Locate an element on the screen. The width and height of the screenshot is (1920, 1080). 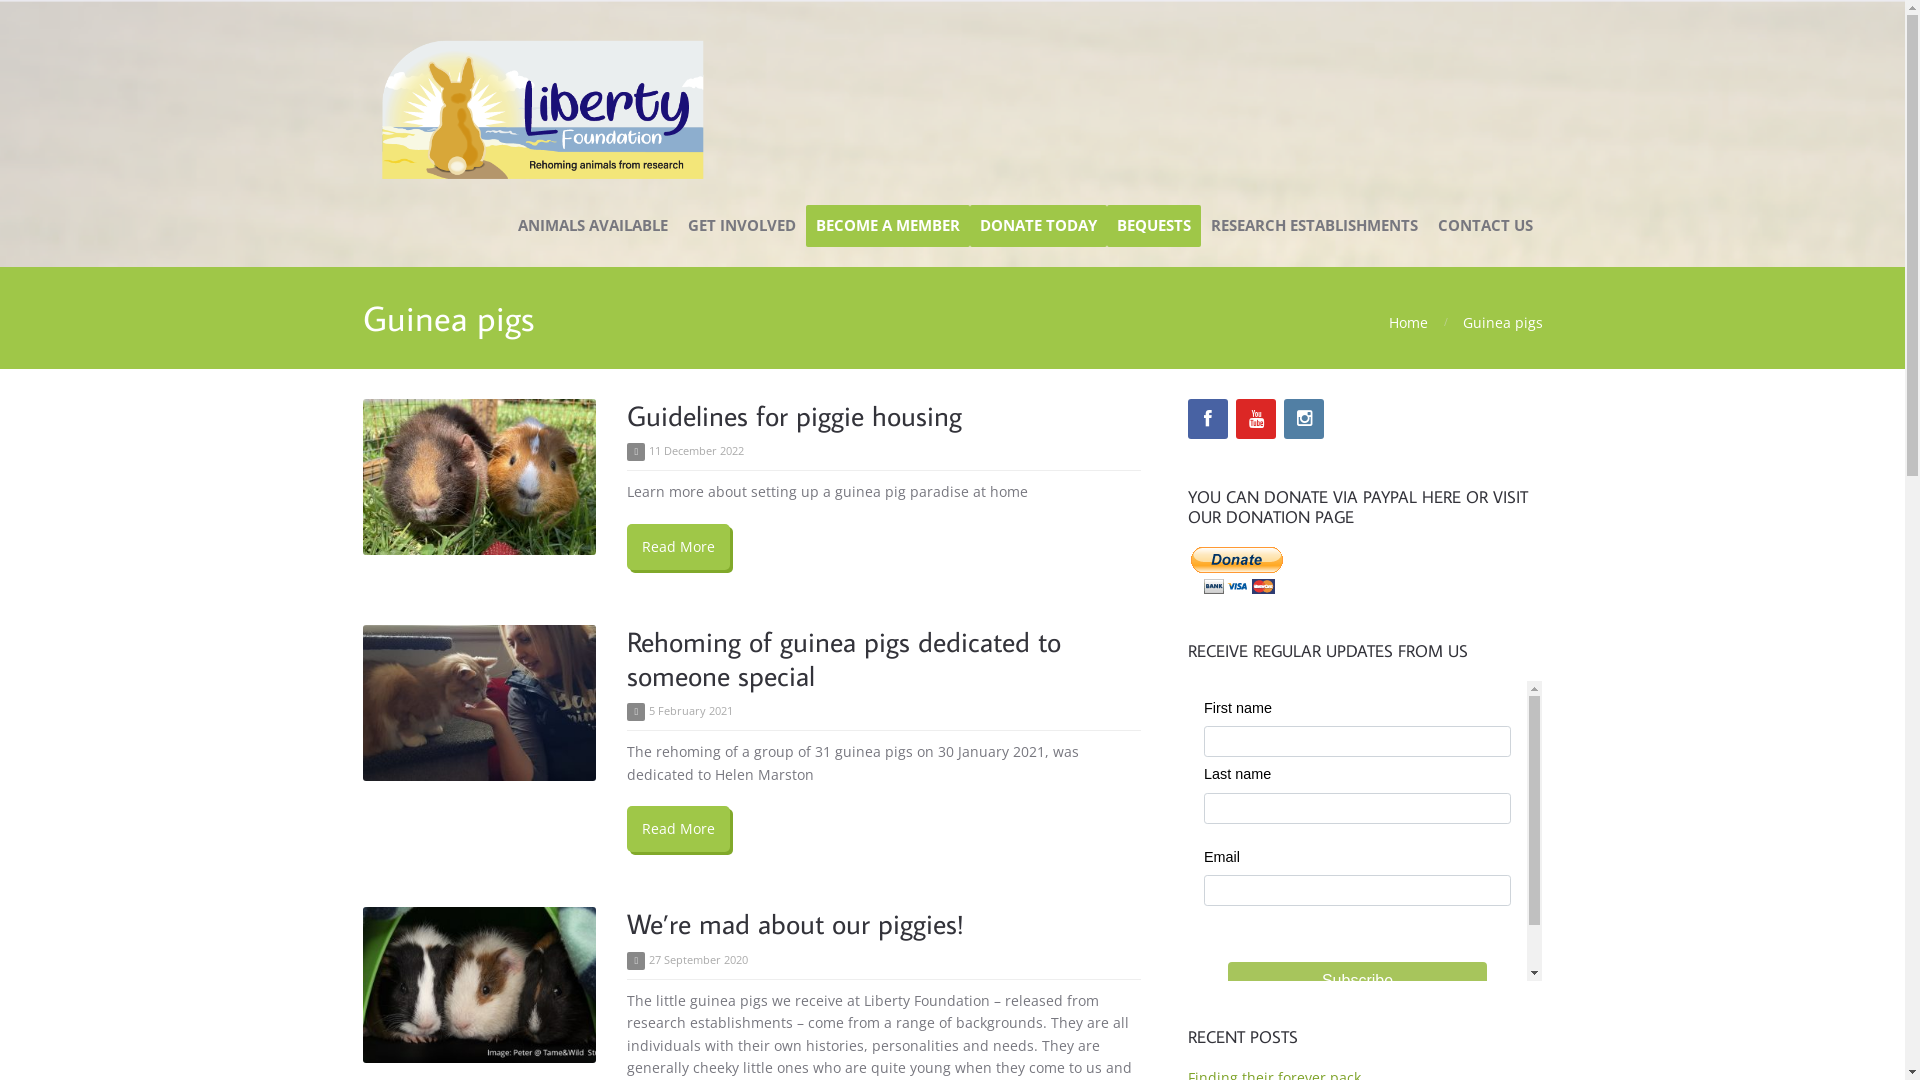
'YouTube' is located at coordinates (1255, 418).